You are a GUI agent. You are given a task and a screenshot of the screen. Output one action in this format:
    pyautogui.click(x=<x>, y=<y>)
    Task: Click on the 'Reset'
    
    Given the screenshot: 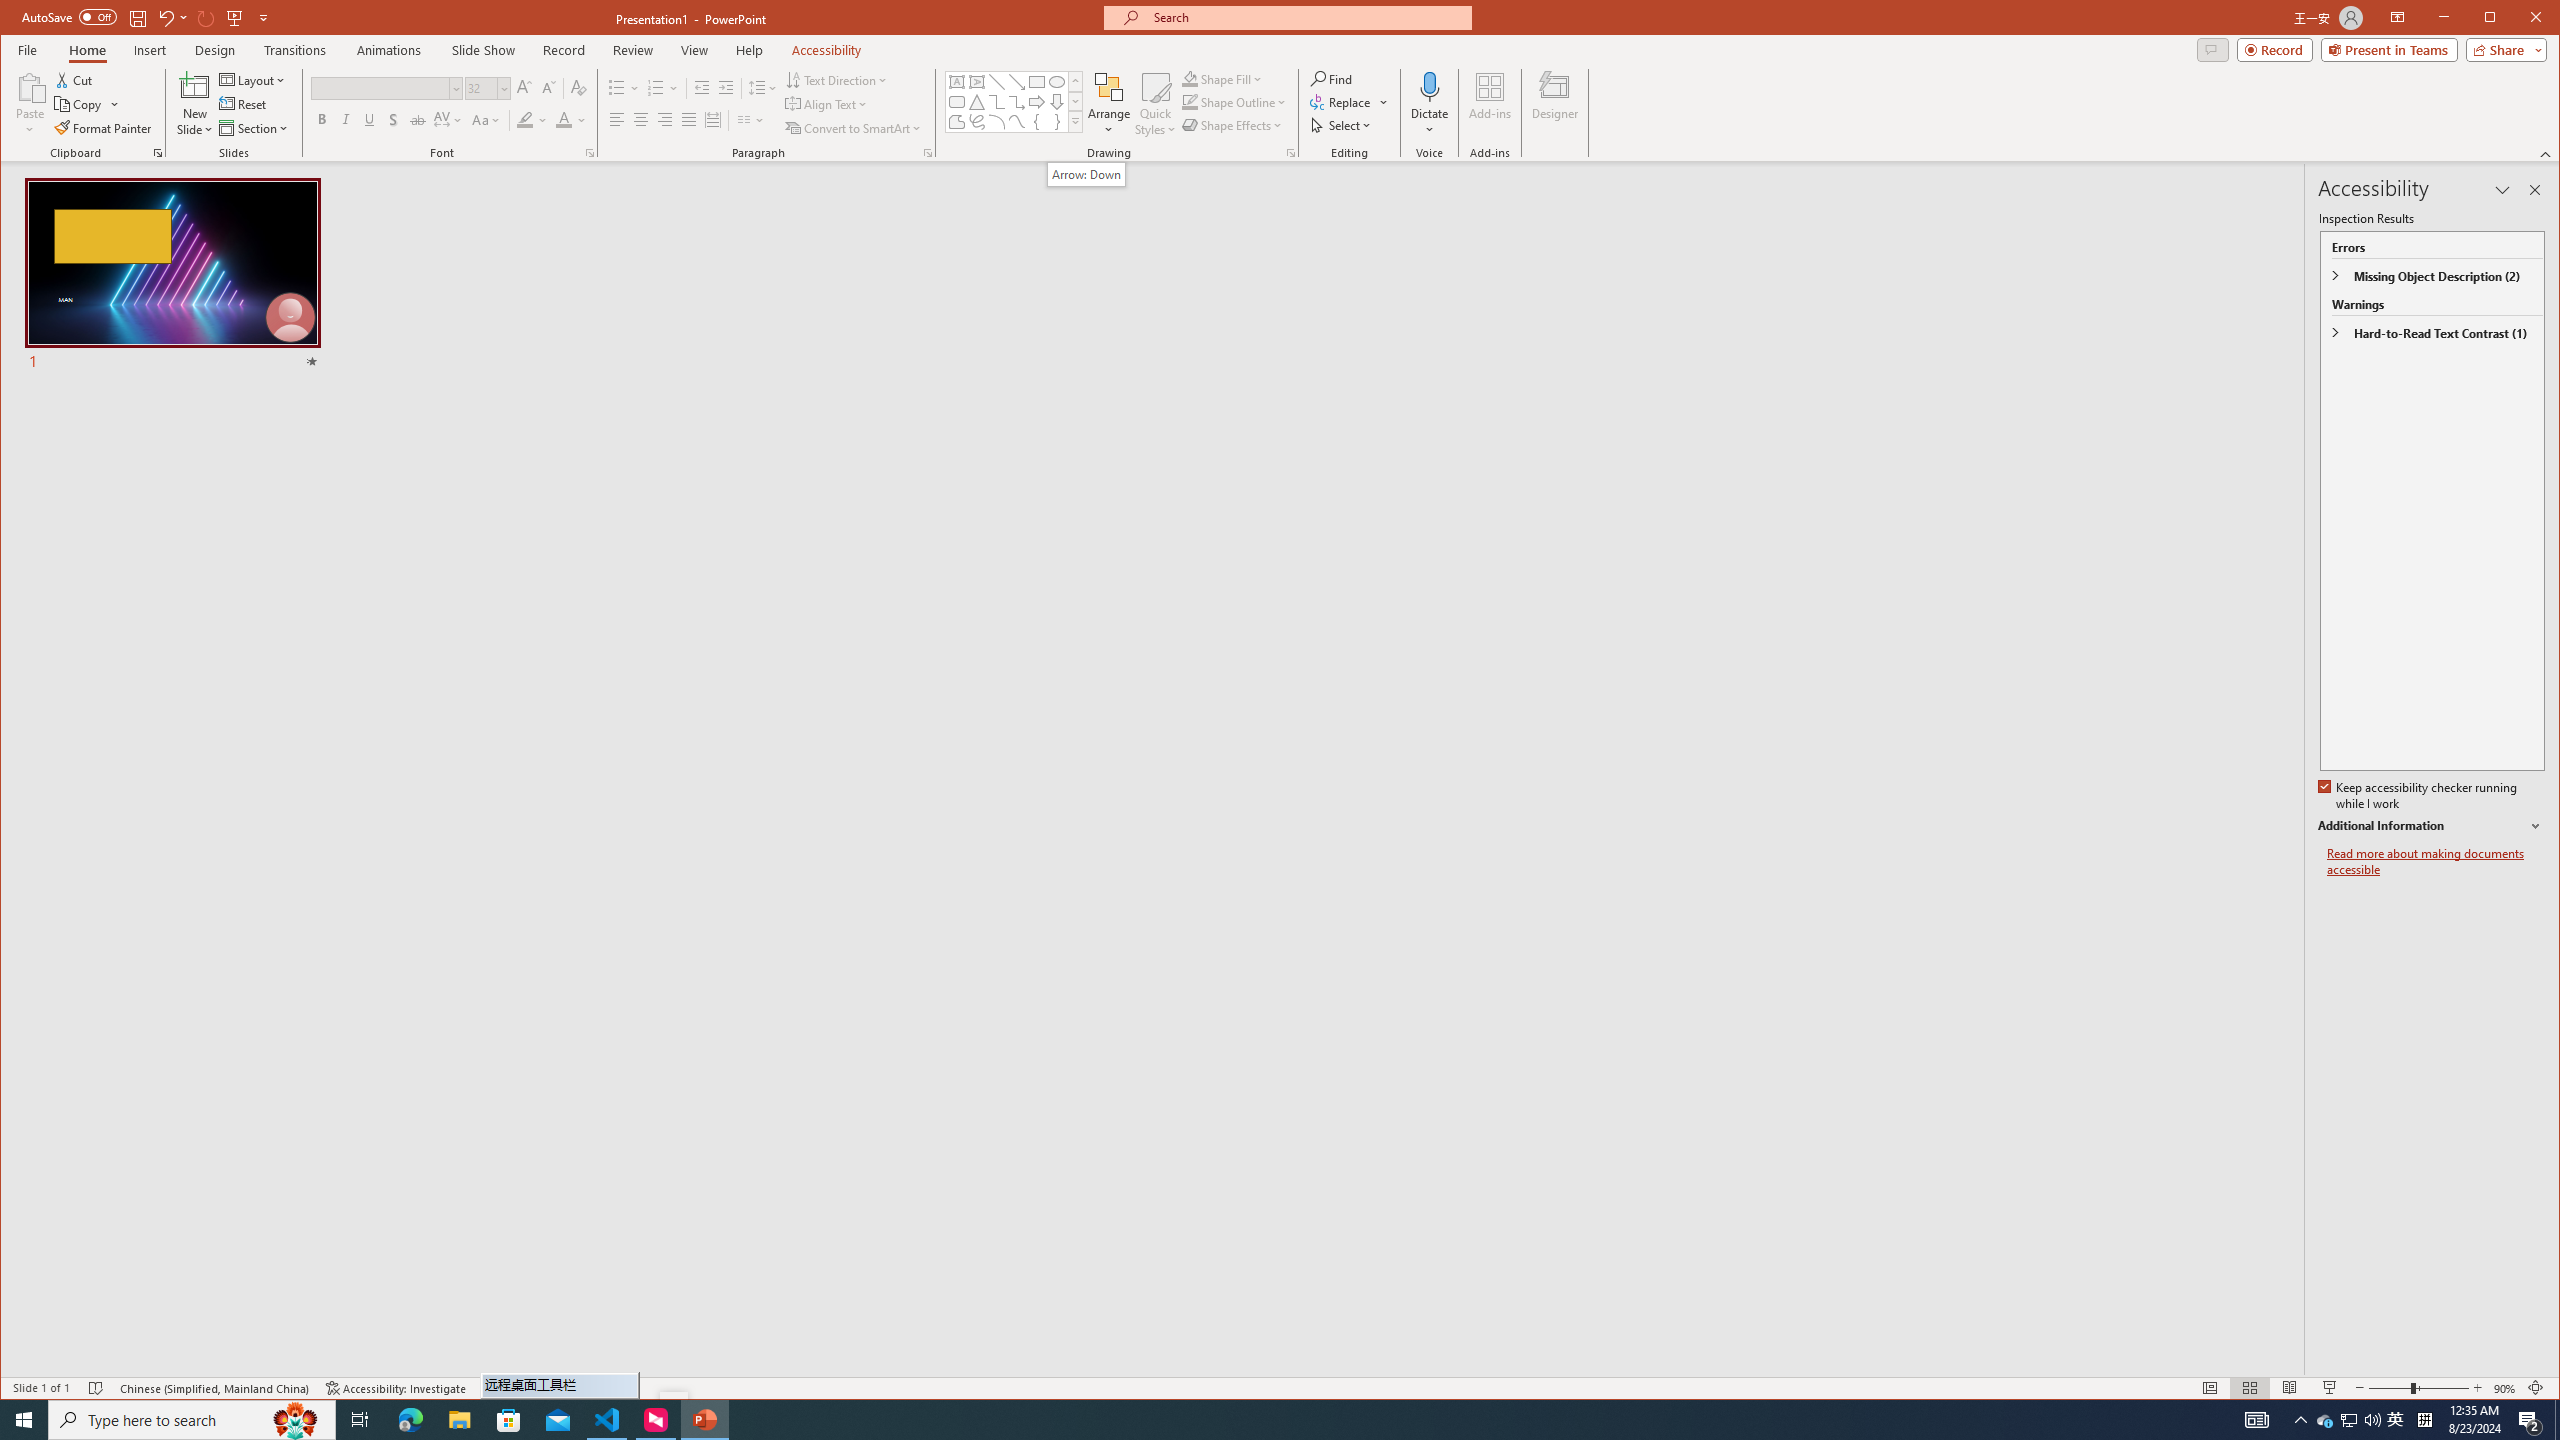 What is the action you would take?
    pyautogui.click(x=244, y=104)
    